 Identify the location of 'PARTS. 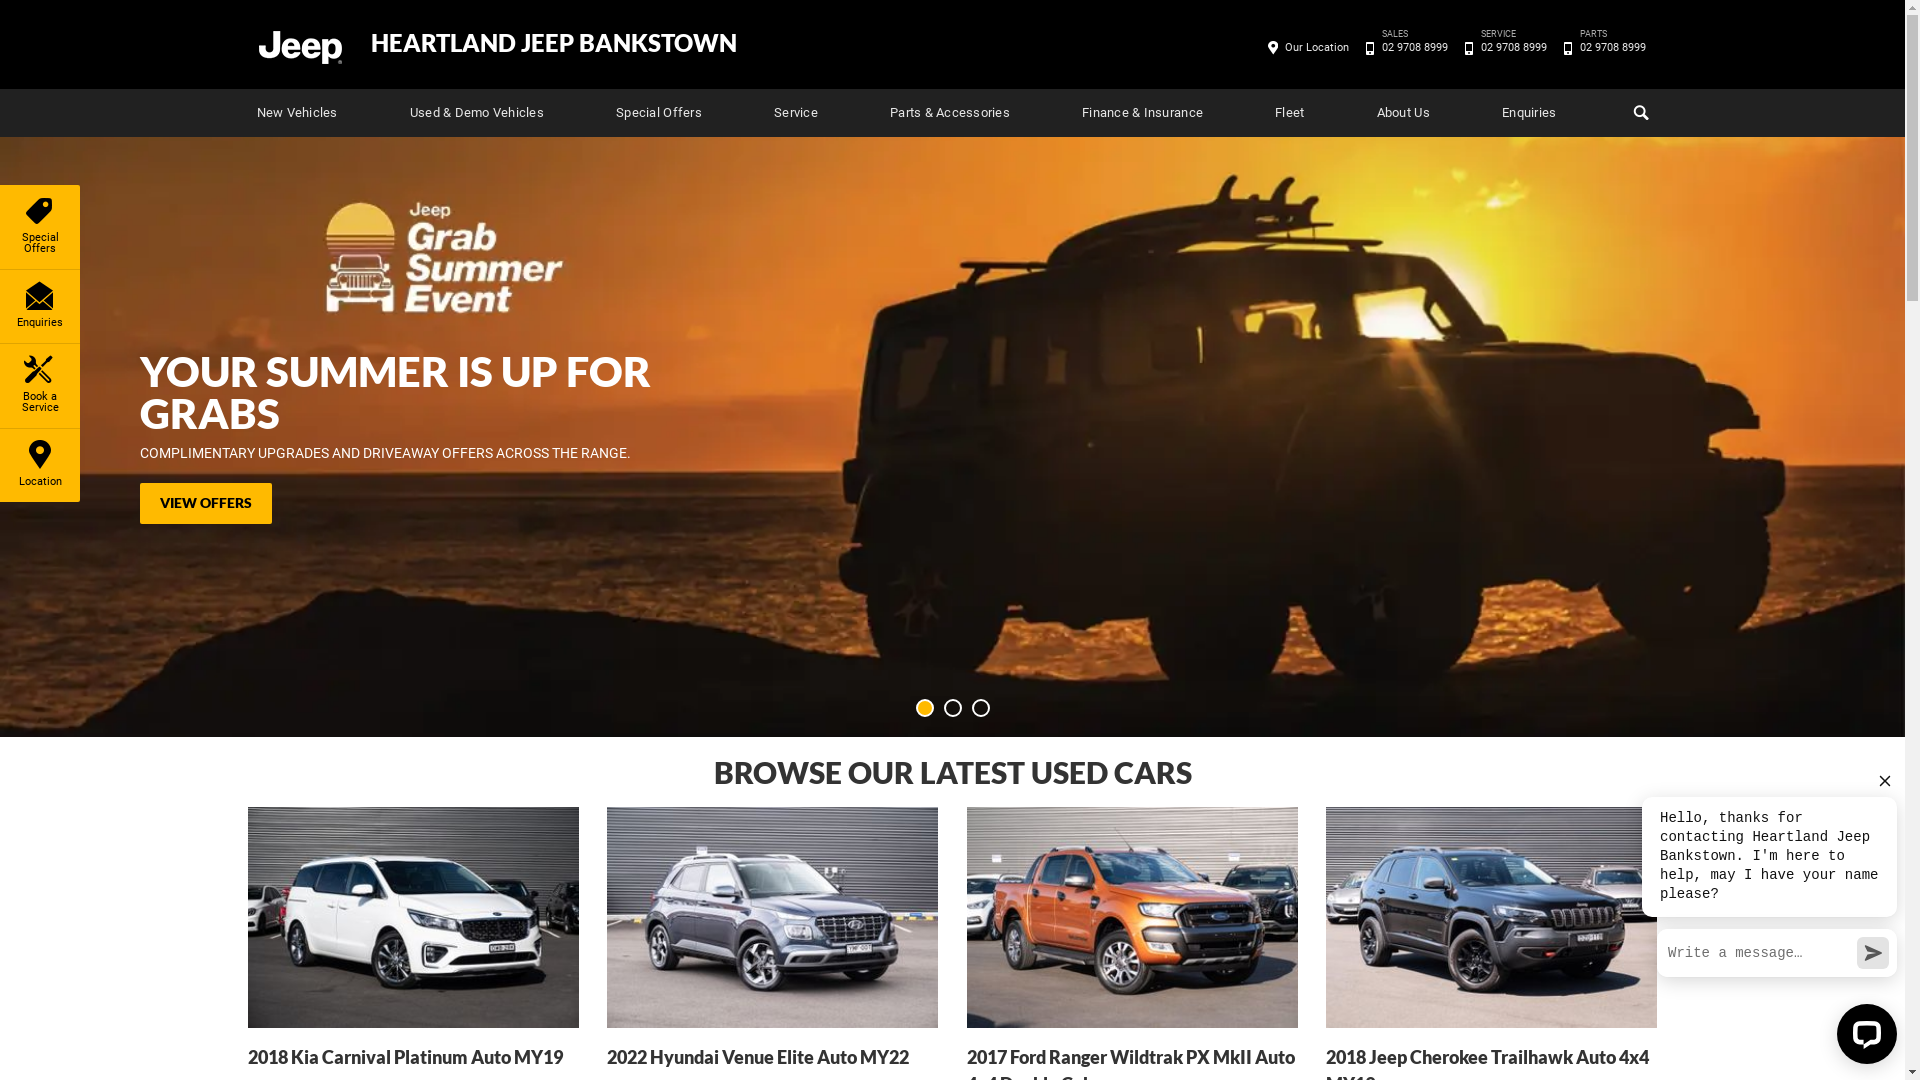
(1612, 46).